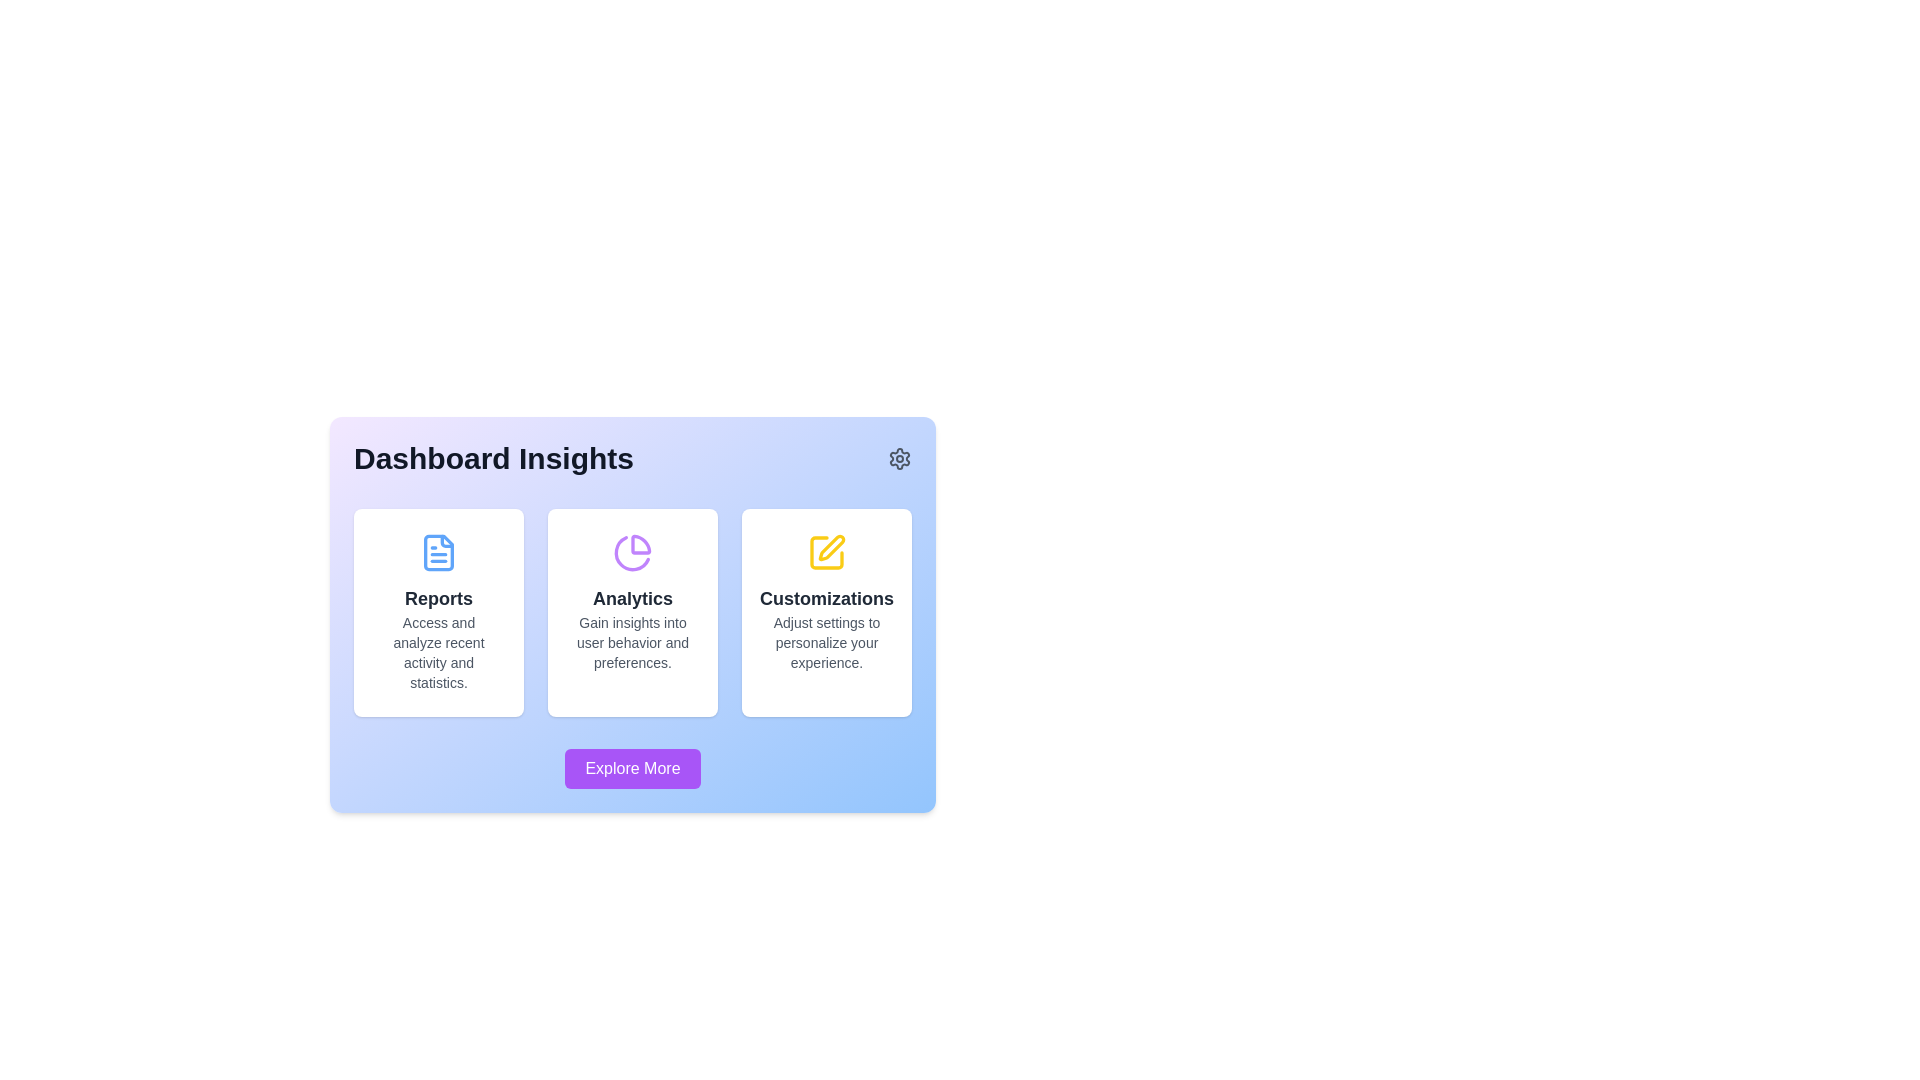  I want to click on the card with a white background and rounded corners containing the text 'Customizations' and a yellow pen icon, which is the third card in a horizontal row of three, so click(826, 612).